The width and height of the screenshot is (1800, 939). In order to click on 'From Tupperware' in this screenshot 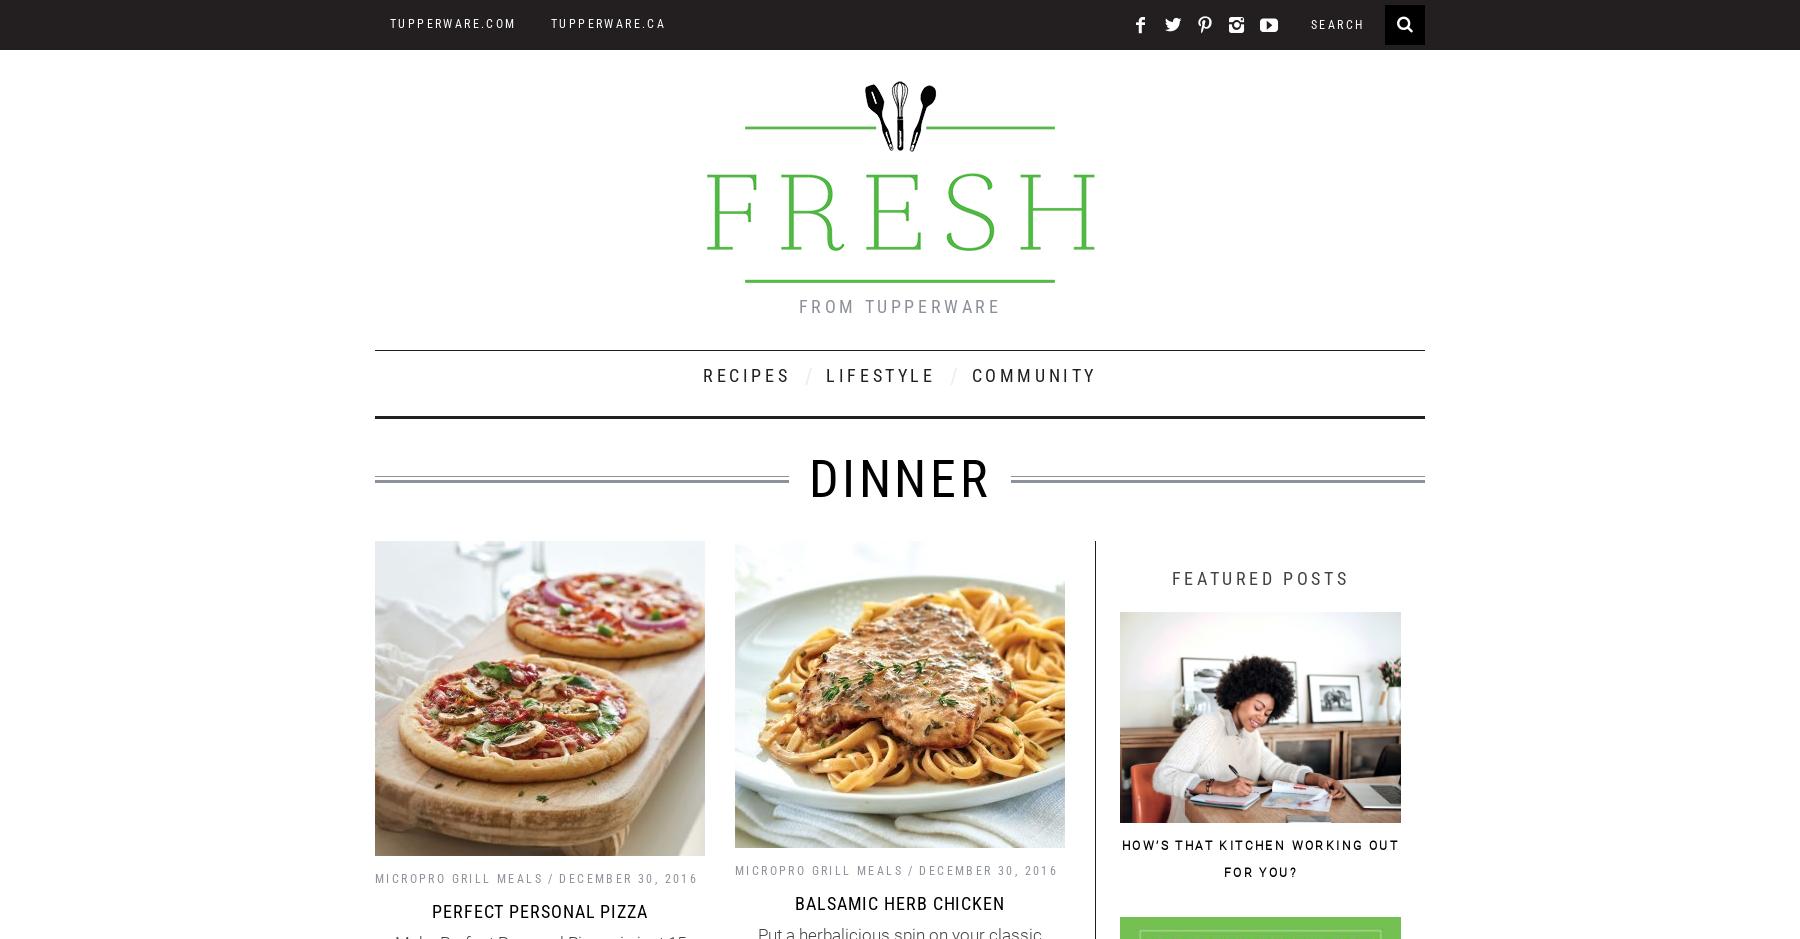, I will do `click(899, 306)`.